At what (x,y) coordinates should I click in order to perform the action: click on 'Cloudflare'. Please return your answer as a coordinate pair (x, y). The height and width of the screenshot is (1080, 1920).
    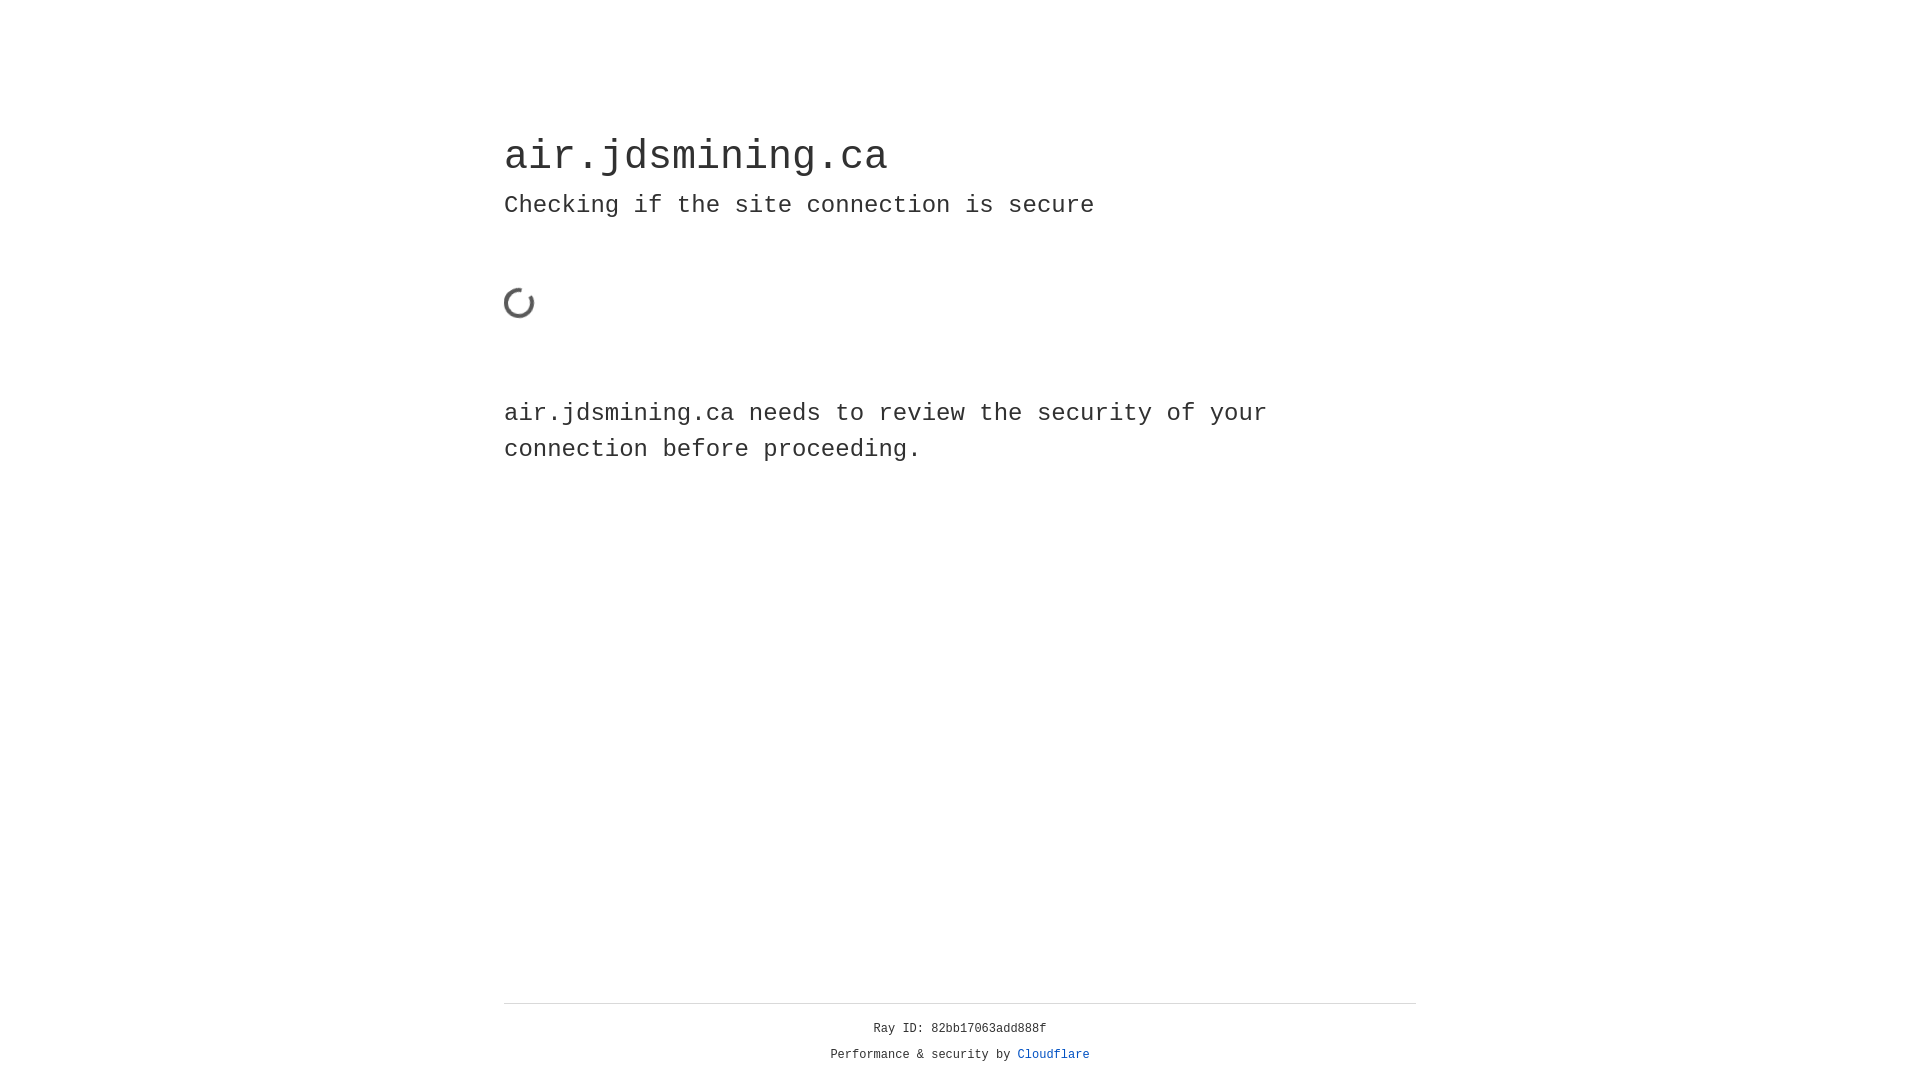
    Looking at the image, I should click on (1053, 1054).